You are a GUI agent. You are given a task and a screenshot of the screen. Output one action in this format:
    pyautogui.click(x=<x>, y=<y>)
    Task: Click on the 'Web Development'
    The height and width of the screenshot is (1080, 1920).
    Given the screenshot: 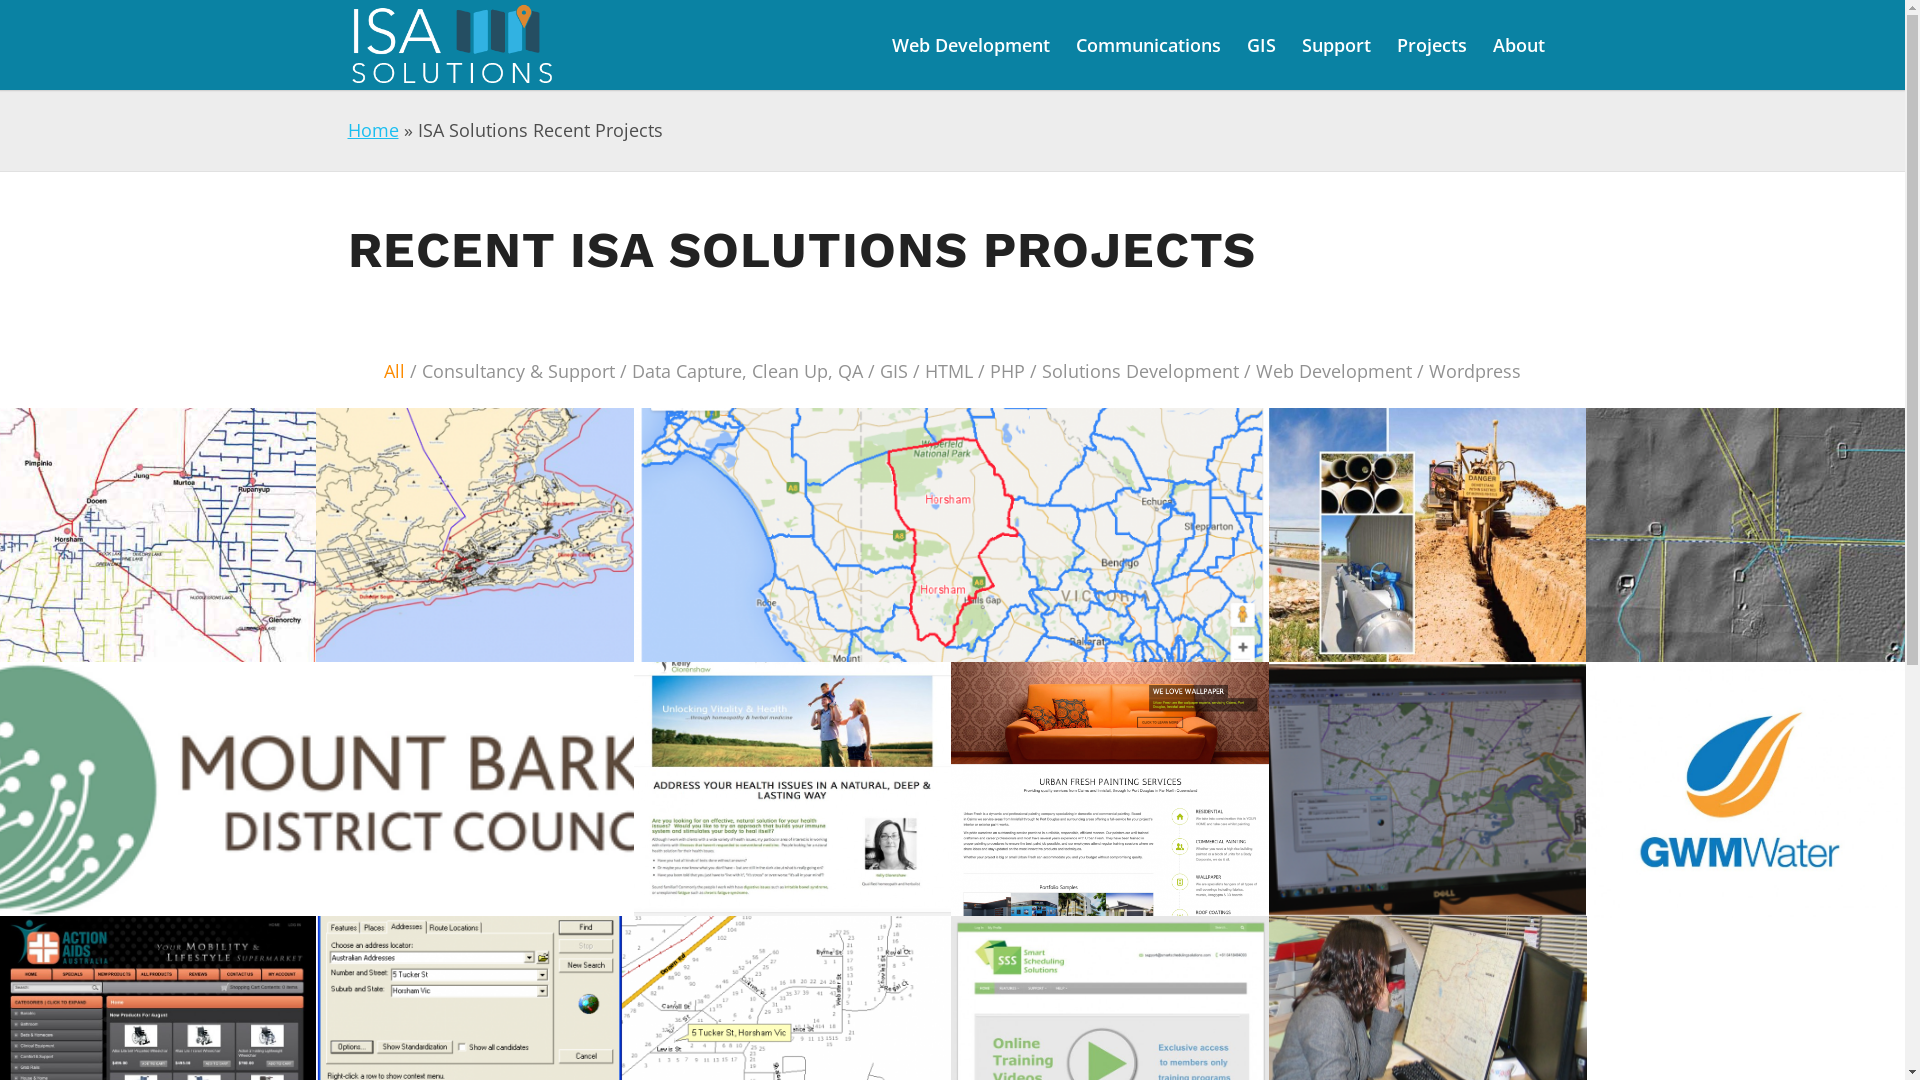 What is the action you would take?
    pyautogui.click(x=969, y=45)
    